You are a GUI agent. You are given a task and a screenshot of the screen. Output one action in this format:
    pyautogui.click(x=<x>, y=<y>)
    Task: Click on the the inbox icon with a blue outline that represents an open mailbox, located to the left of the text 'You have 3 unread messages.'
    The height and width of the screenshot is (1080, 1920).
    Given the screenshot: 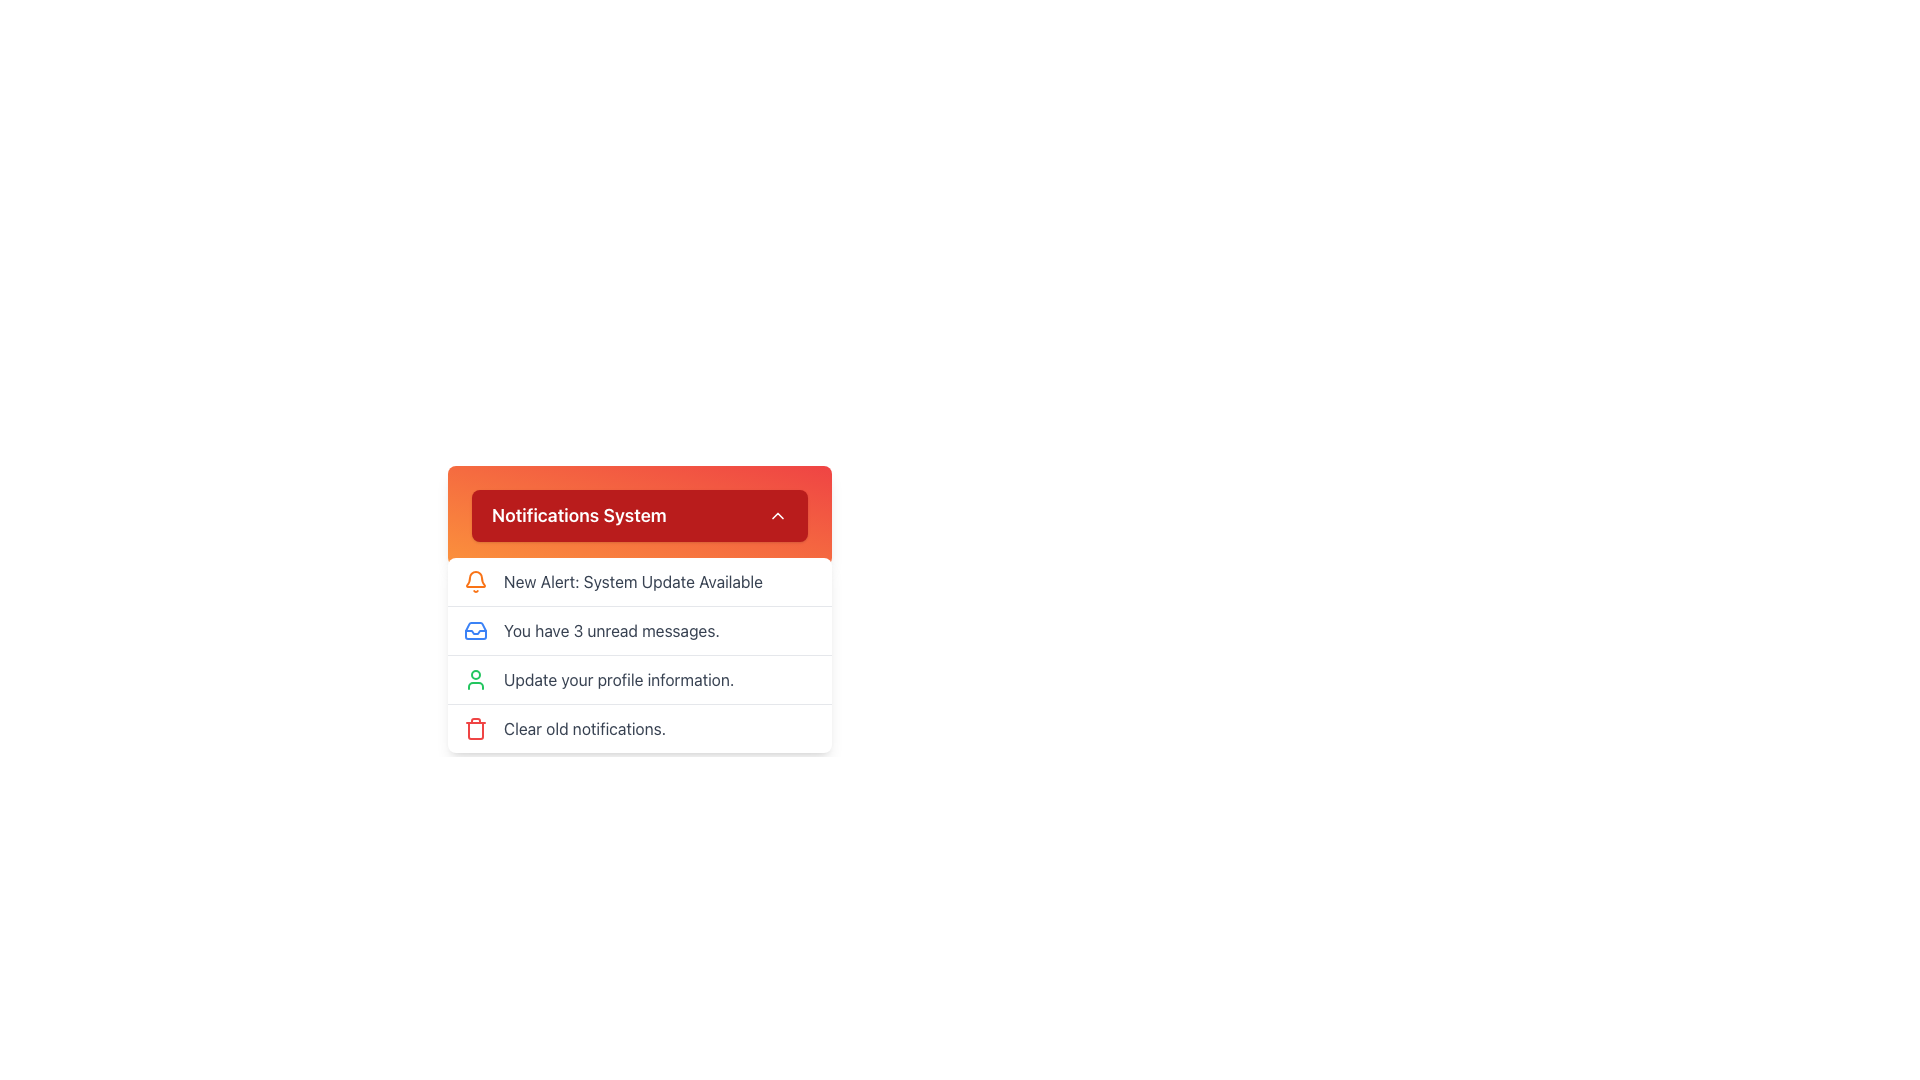 What is the action you would take?
    pyautogui.click(x=474, y=631)
    